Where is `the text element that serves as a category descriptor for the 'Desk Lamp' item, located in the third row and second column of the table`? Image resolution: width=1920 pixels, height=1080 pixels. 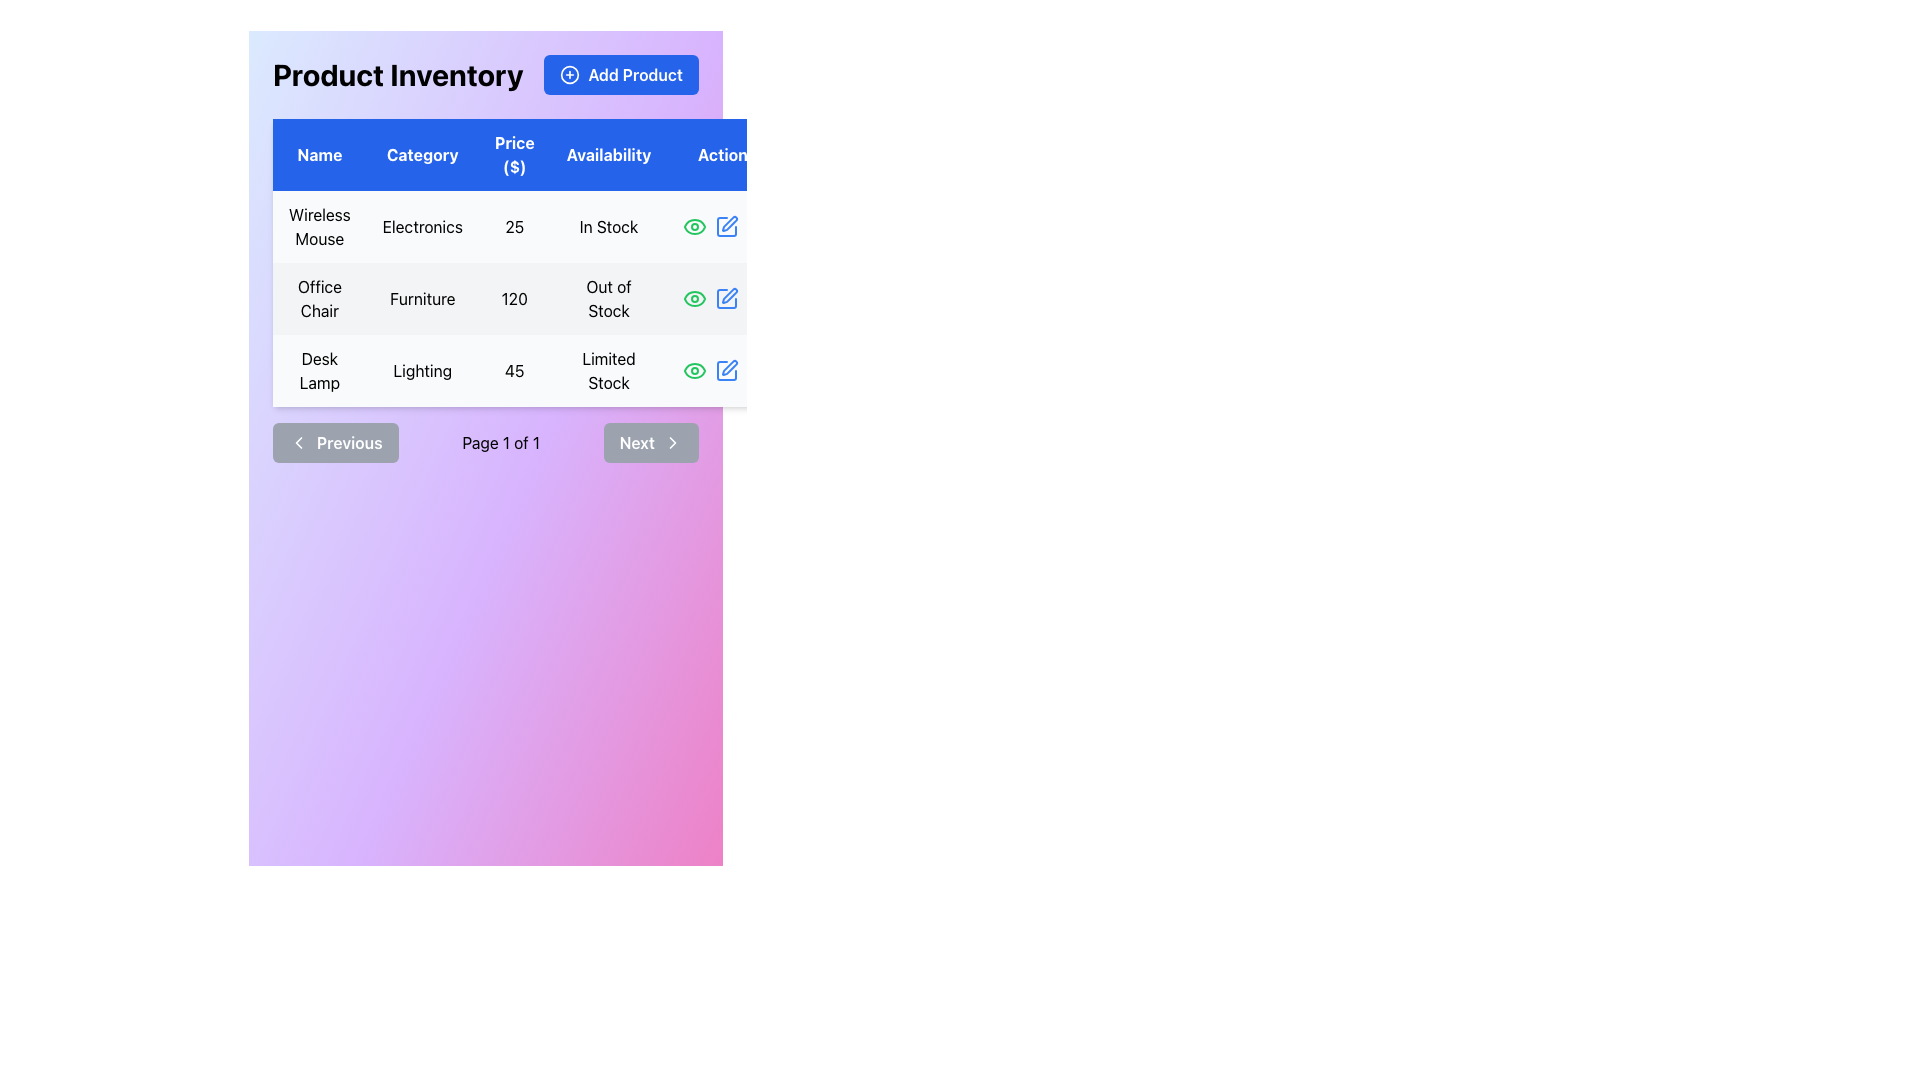
the text element that serves as a category descriptor for the 'Desk Lamp' item, located in the third row and second column of the table is located at coordinates (421, 370).